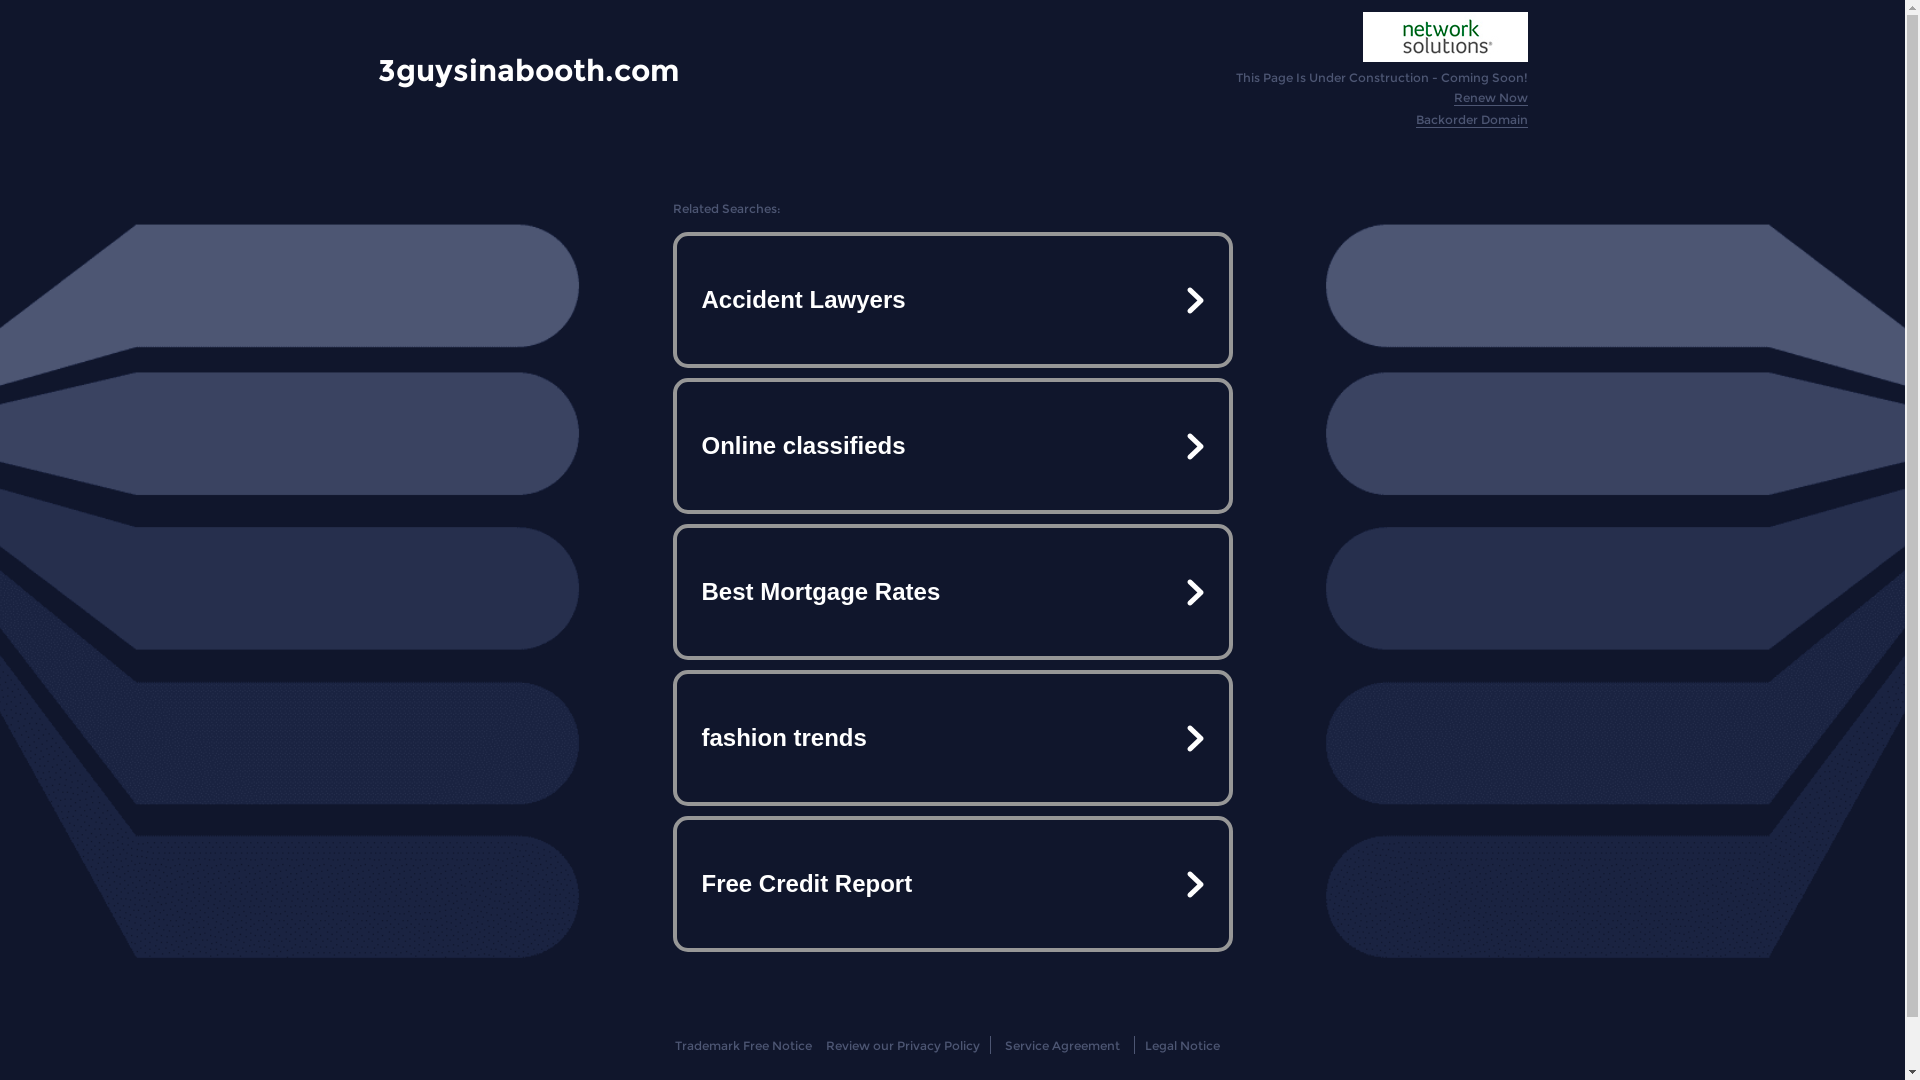 The height and width of the screenshot is (1080, 1920). I want to click on 'Backorder Domain', so click(1472, 119).